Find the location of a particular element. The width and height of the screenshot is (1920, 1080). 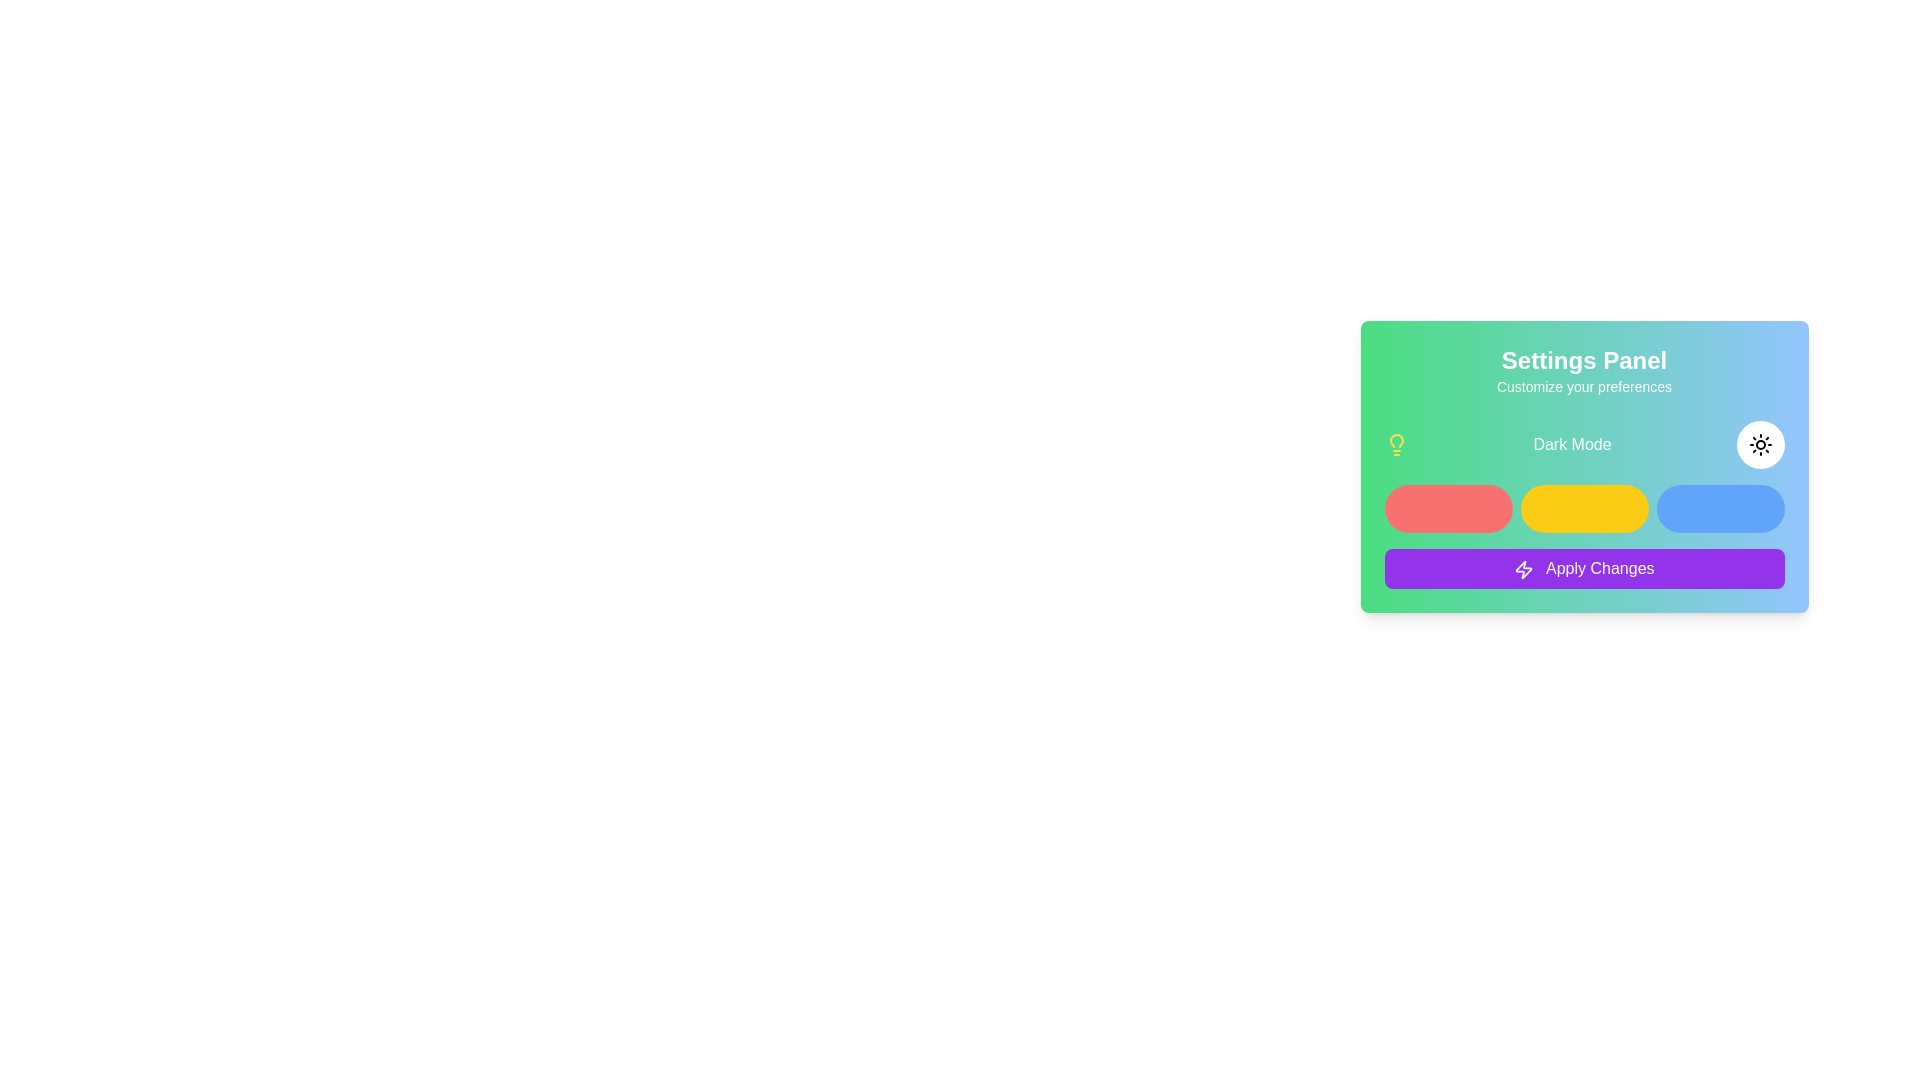

the submit button at the bottom of the Settings Panel to confirm changes made in the settings is located at coordinates (1583, 569).